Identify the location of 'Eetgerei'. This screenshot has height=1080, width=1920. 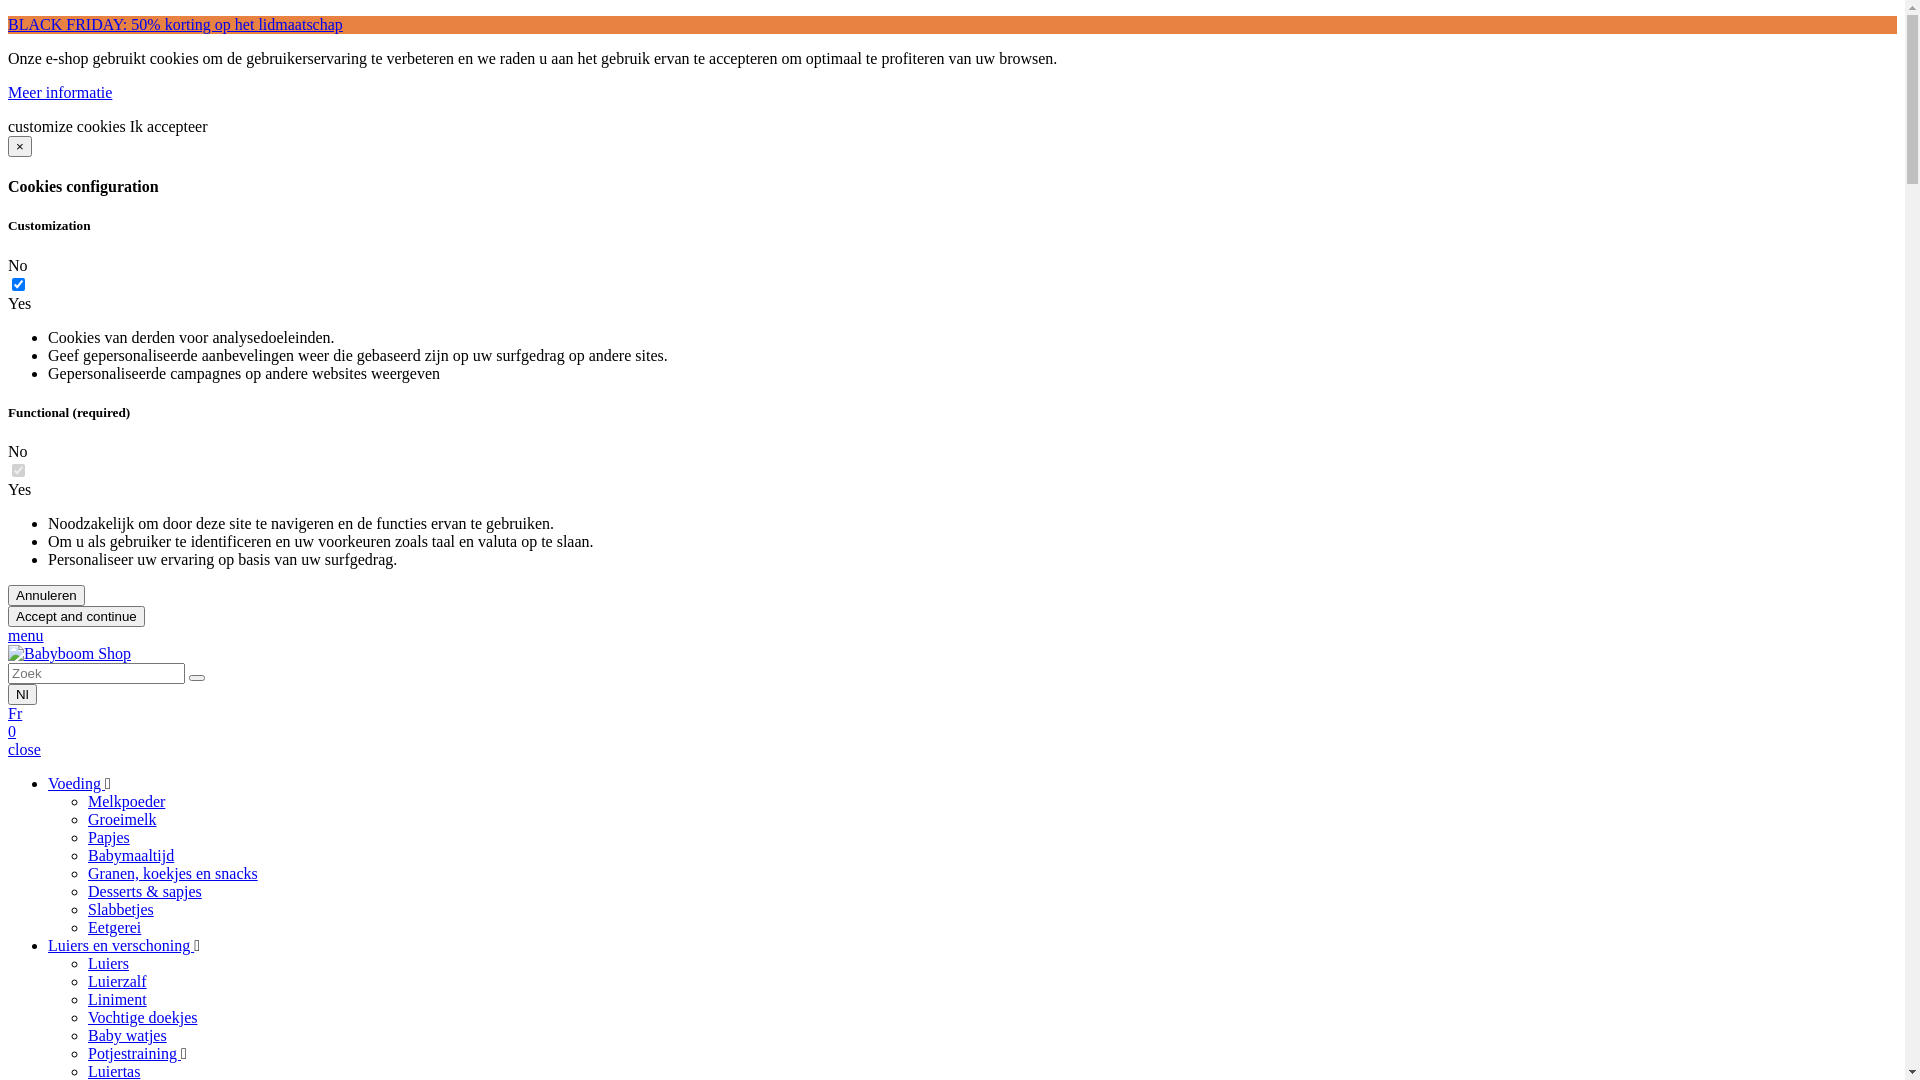
(113, 927).